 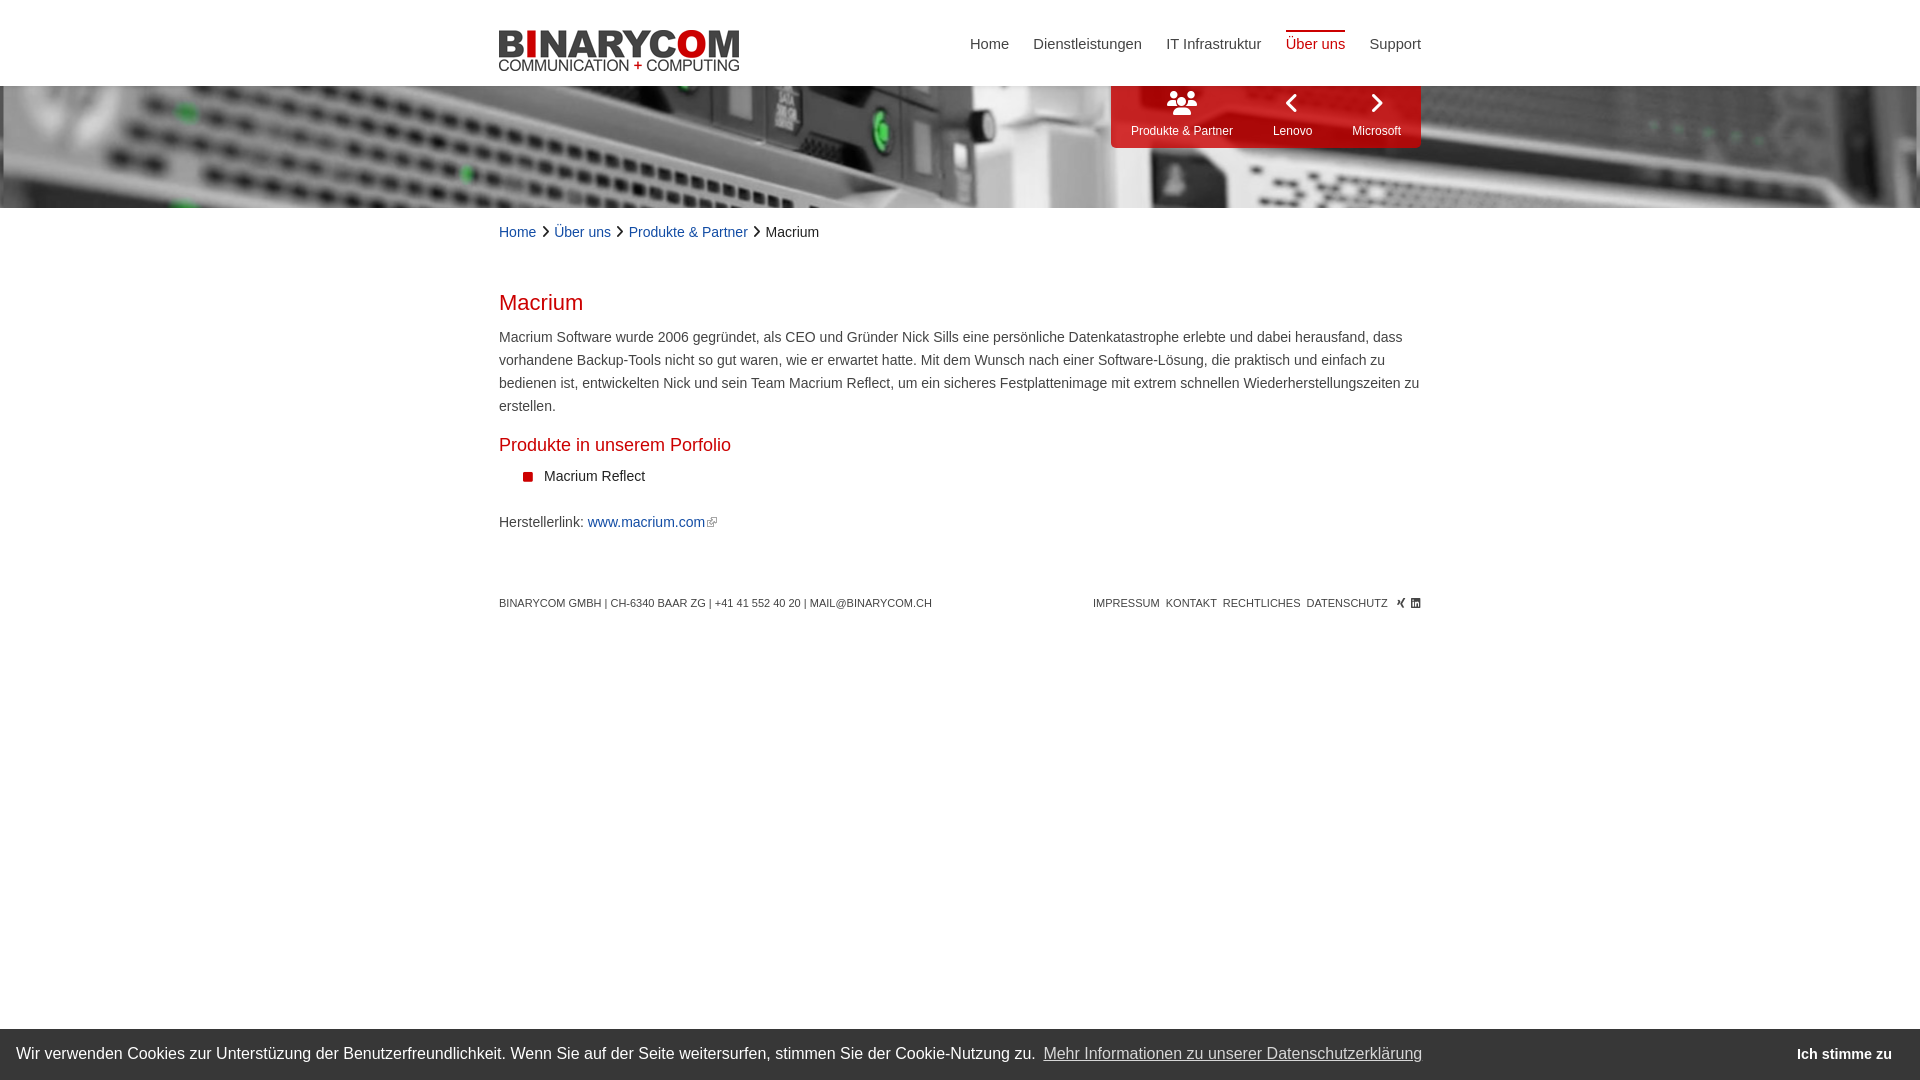 What do you see at coordinates (601, 601) in the screenshot?
I see `'BINARYCOM GMBH | CH-6340 BAAR ZG'` at bounding box center [601, 601].